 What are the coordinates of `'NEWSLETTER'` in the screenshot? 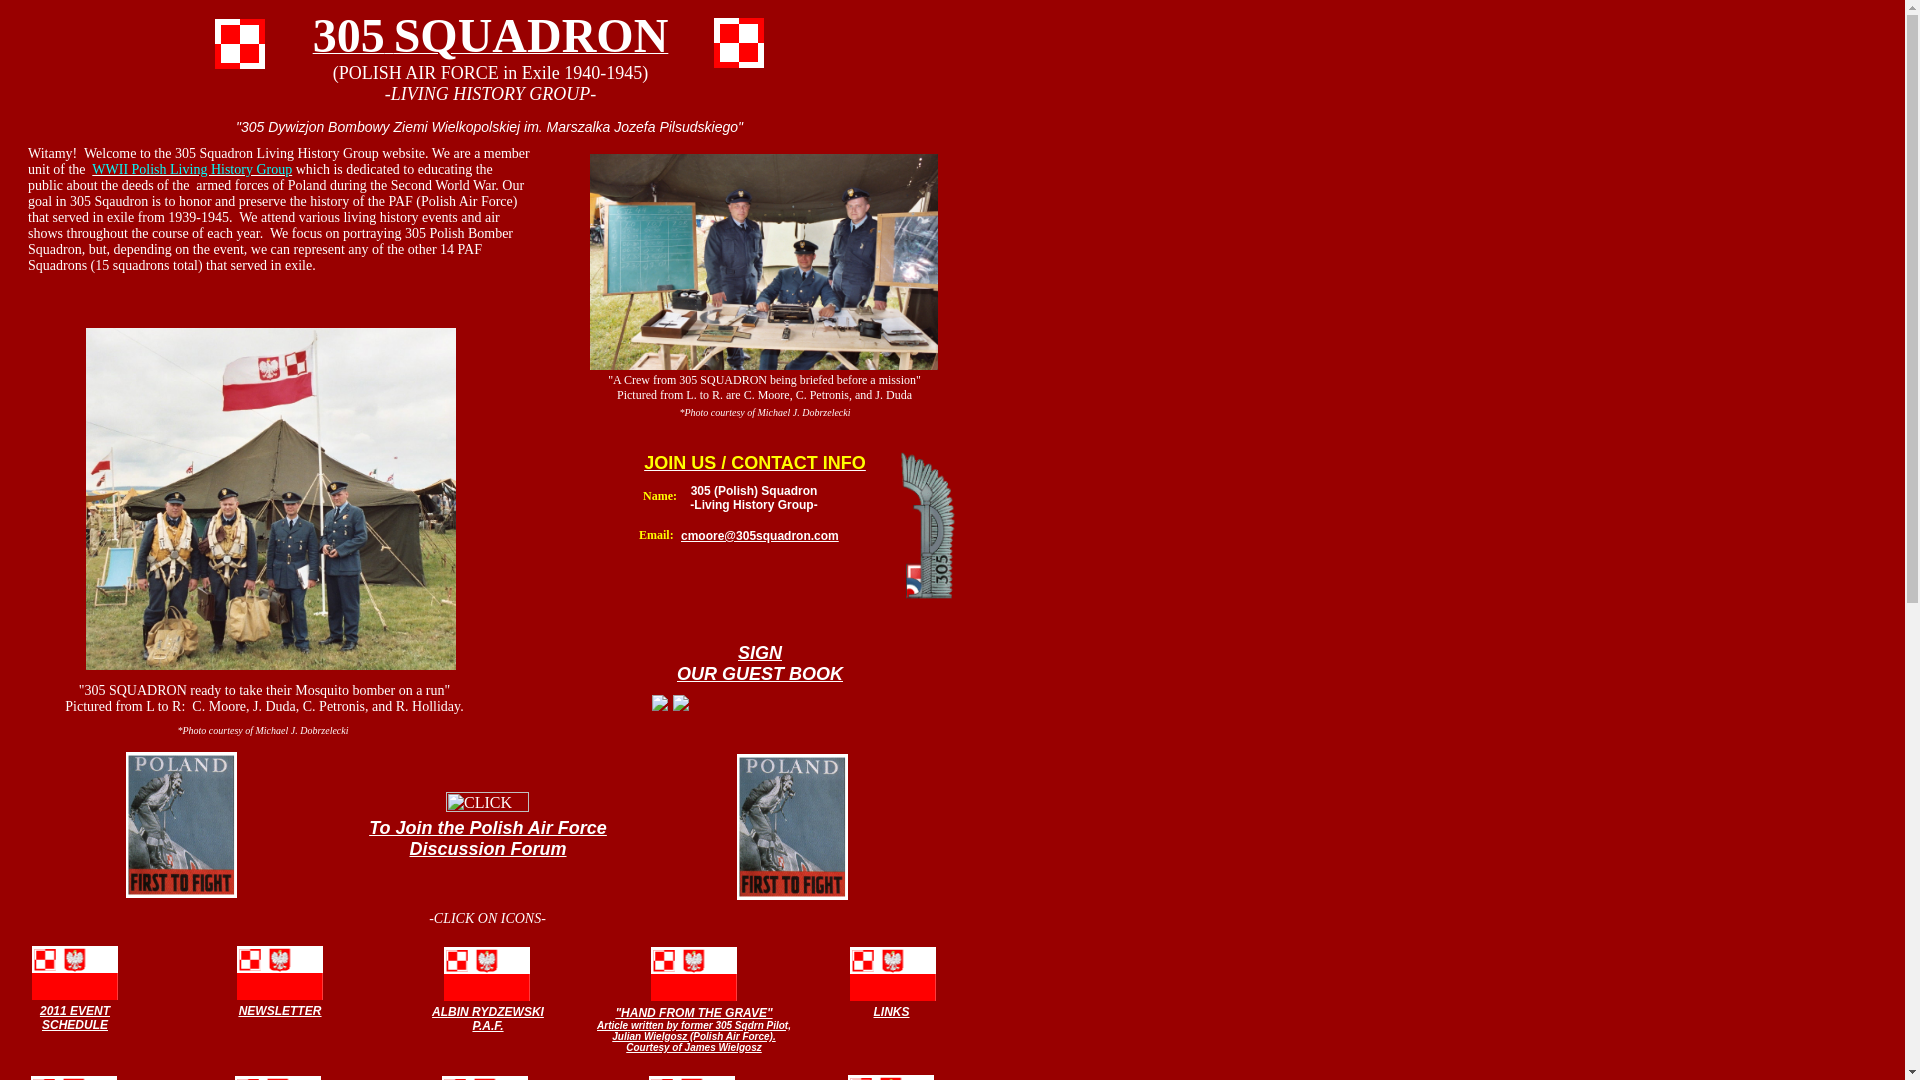 It's located at (279, 1009).